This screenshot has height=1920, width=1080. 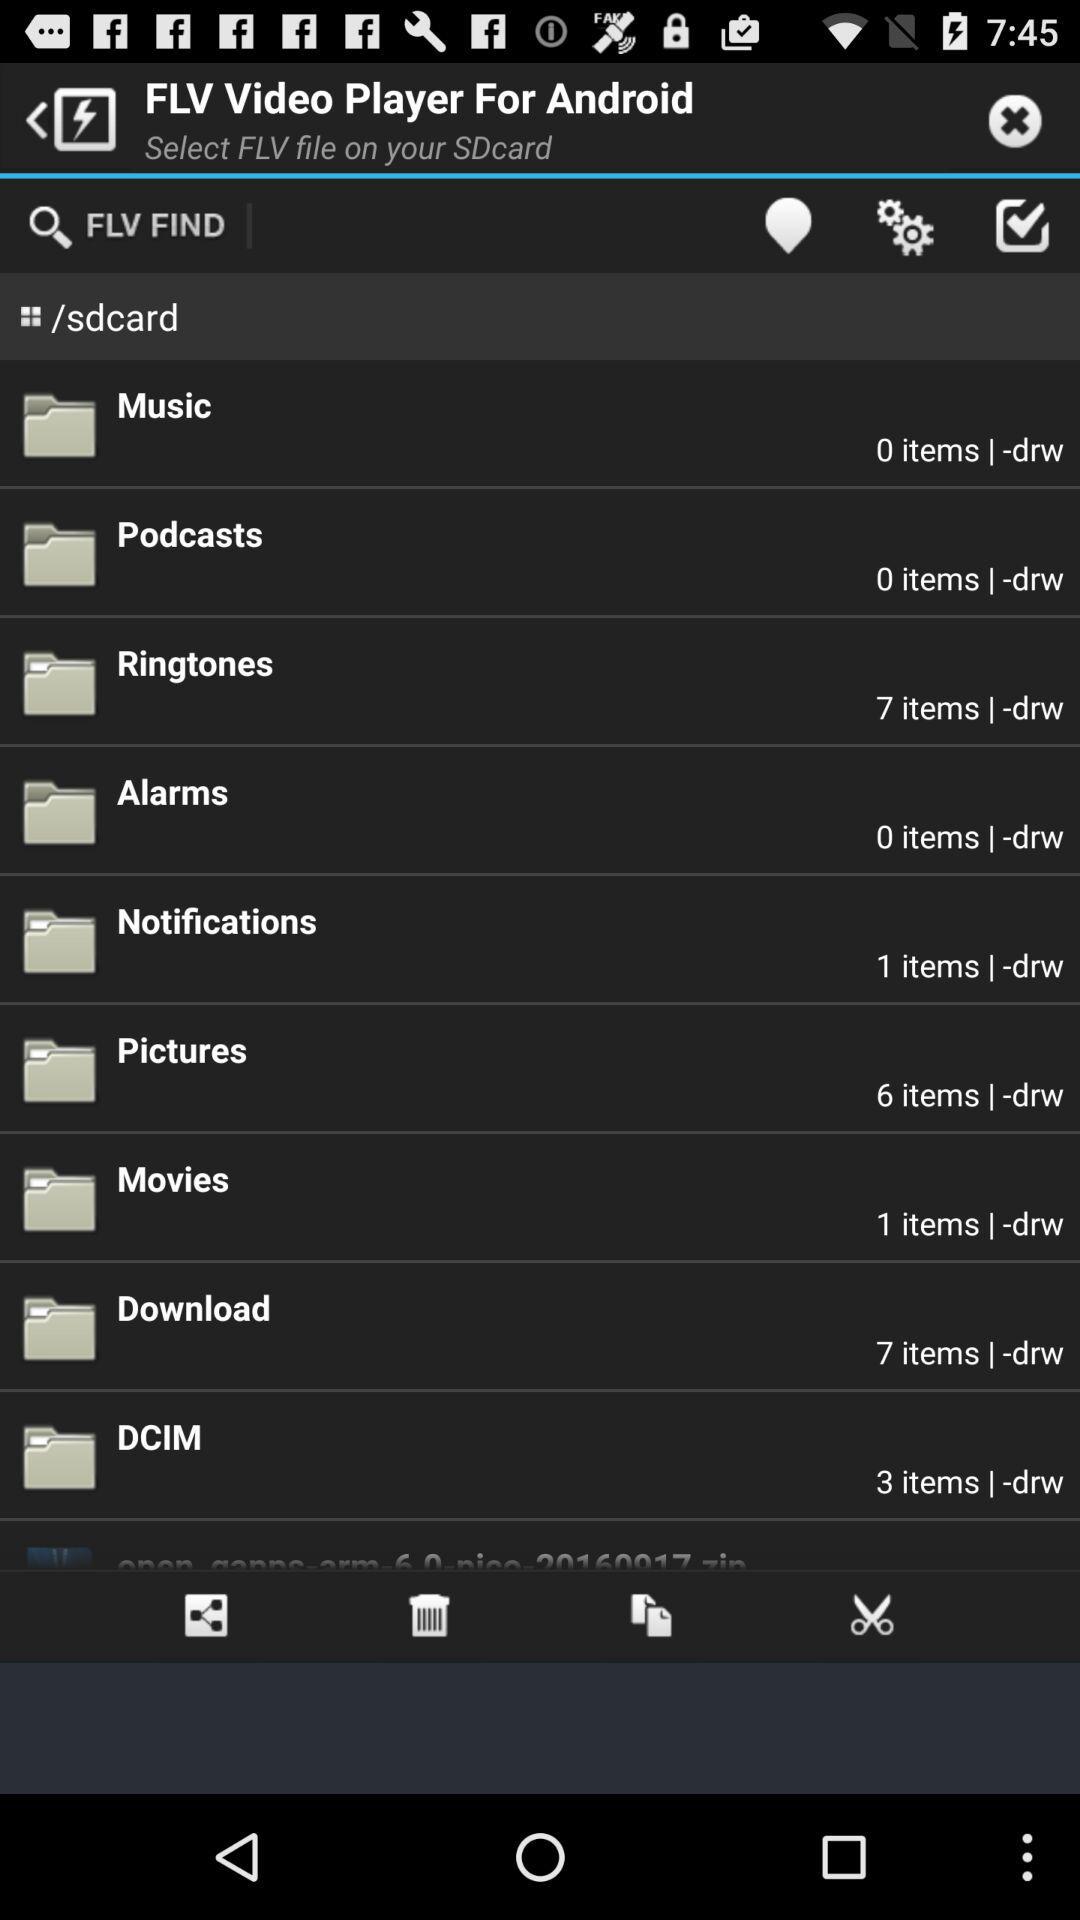 I want to click on app next to select flv file app, so click(x=786, y=225).